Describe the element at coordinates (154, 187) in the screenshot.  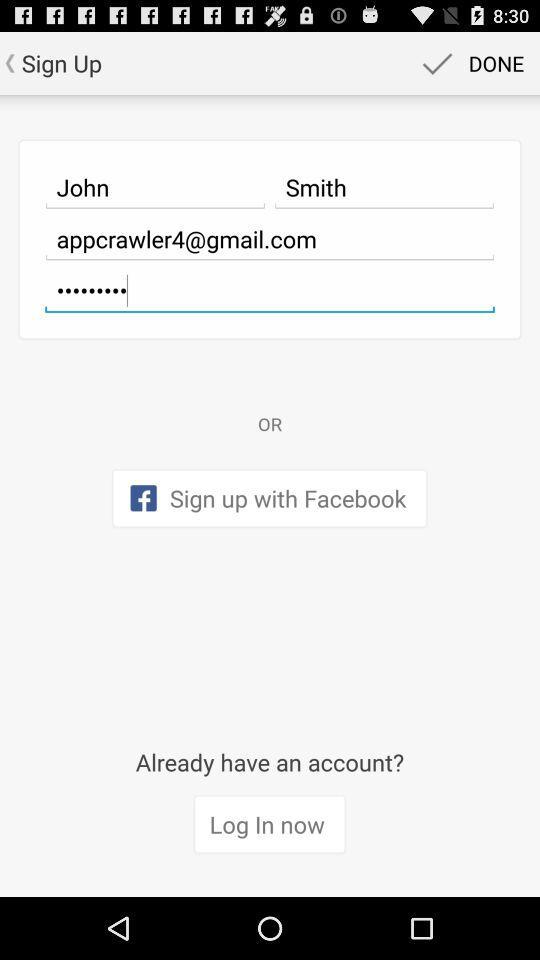
I see `icon below sign up app` at that location.